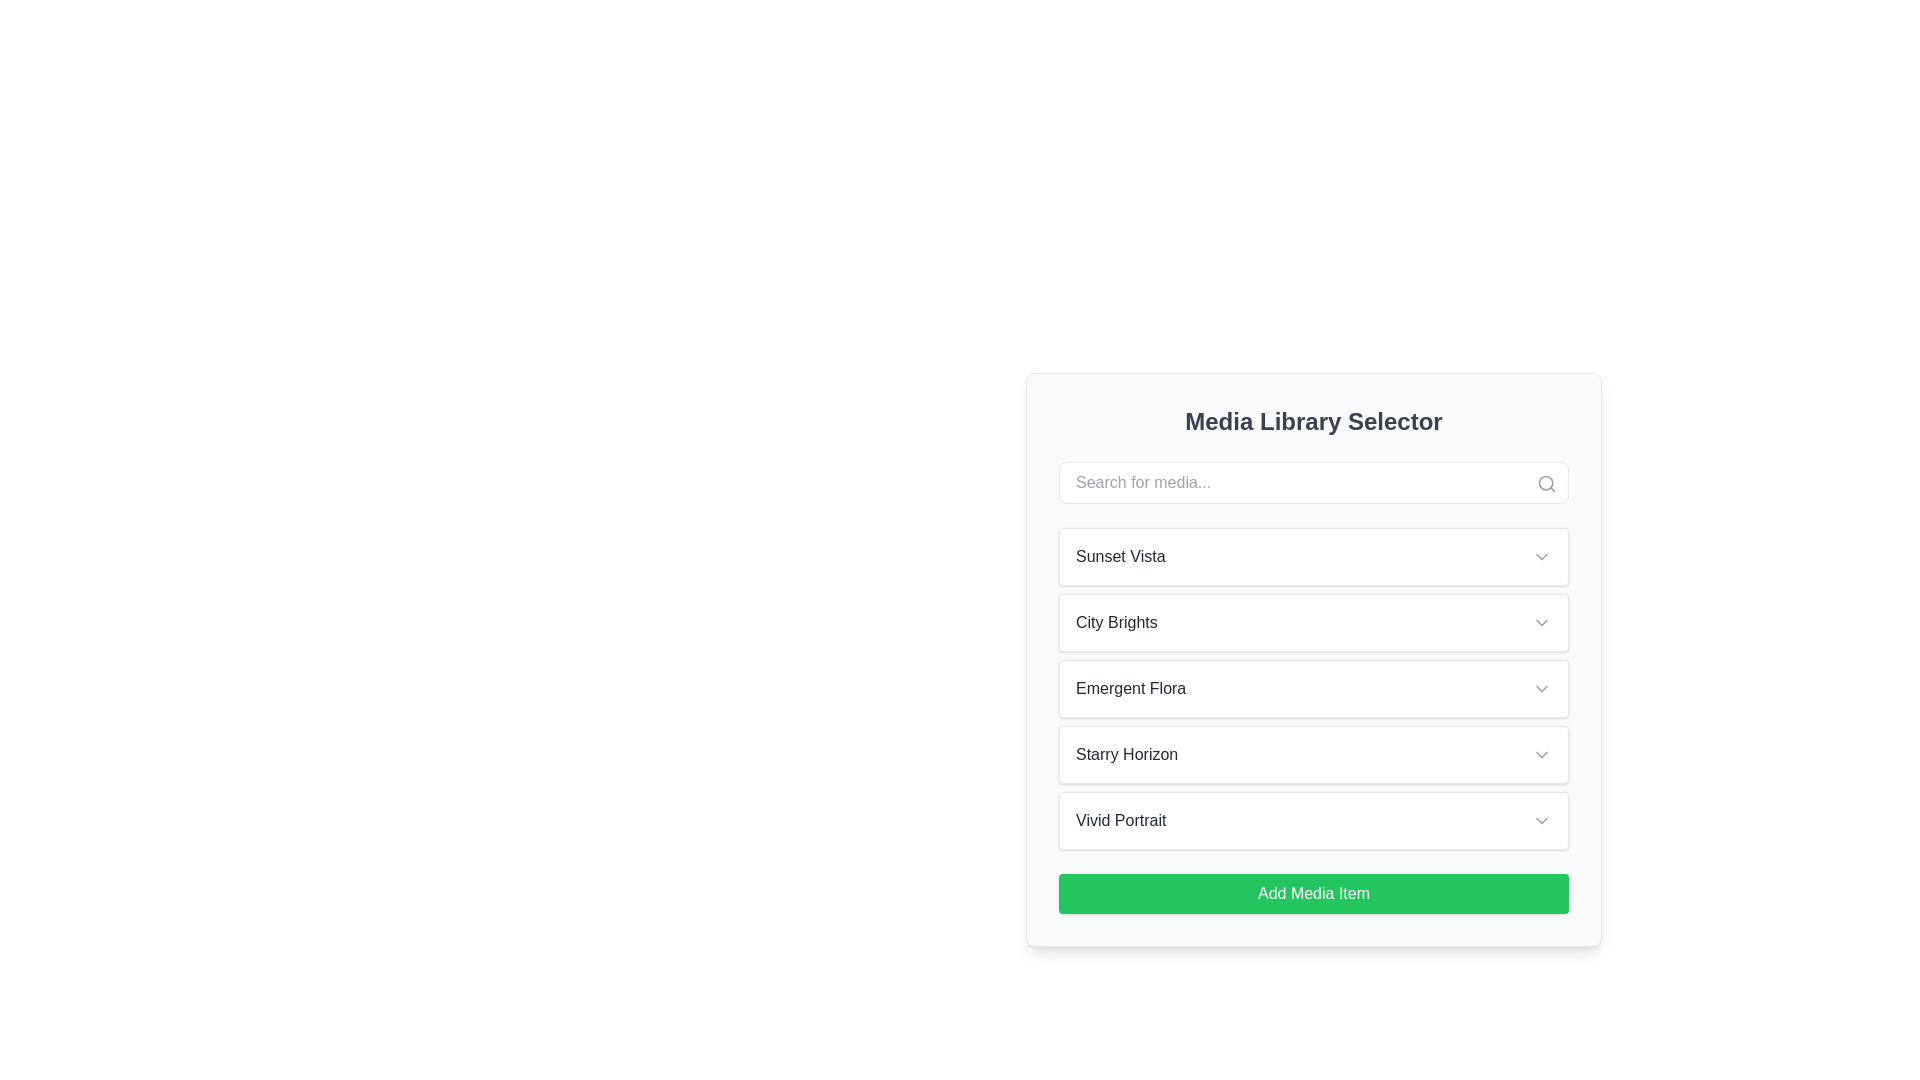 The image size is (1920, 1080). I want to click on the text label displaying 'Sunset Vista' within the first clickable area under 'Media Library Selector', so click(1120, 556).